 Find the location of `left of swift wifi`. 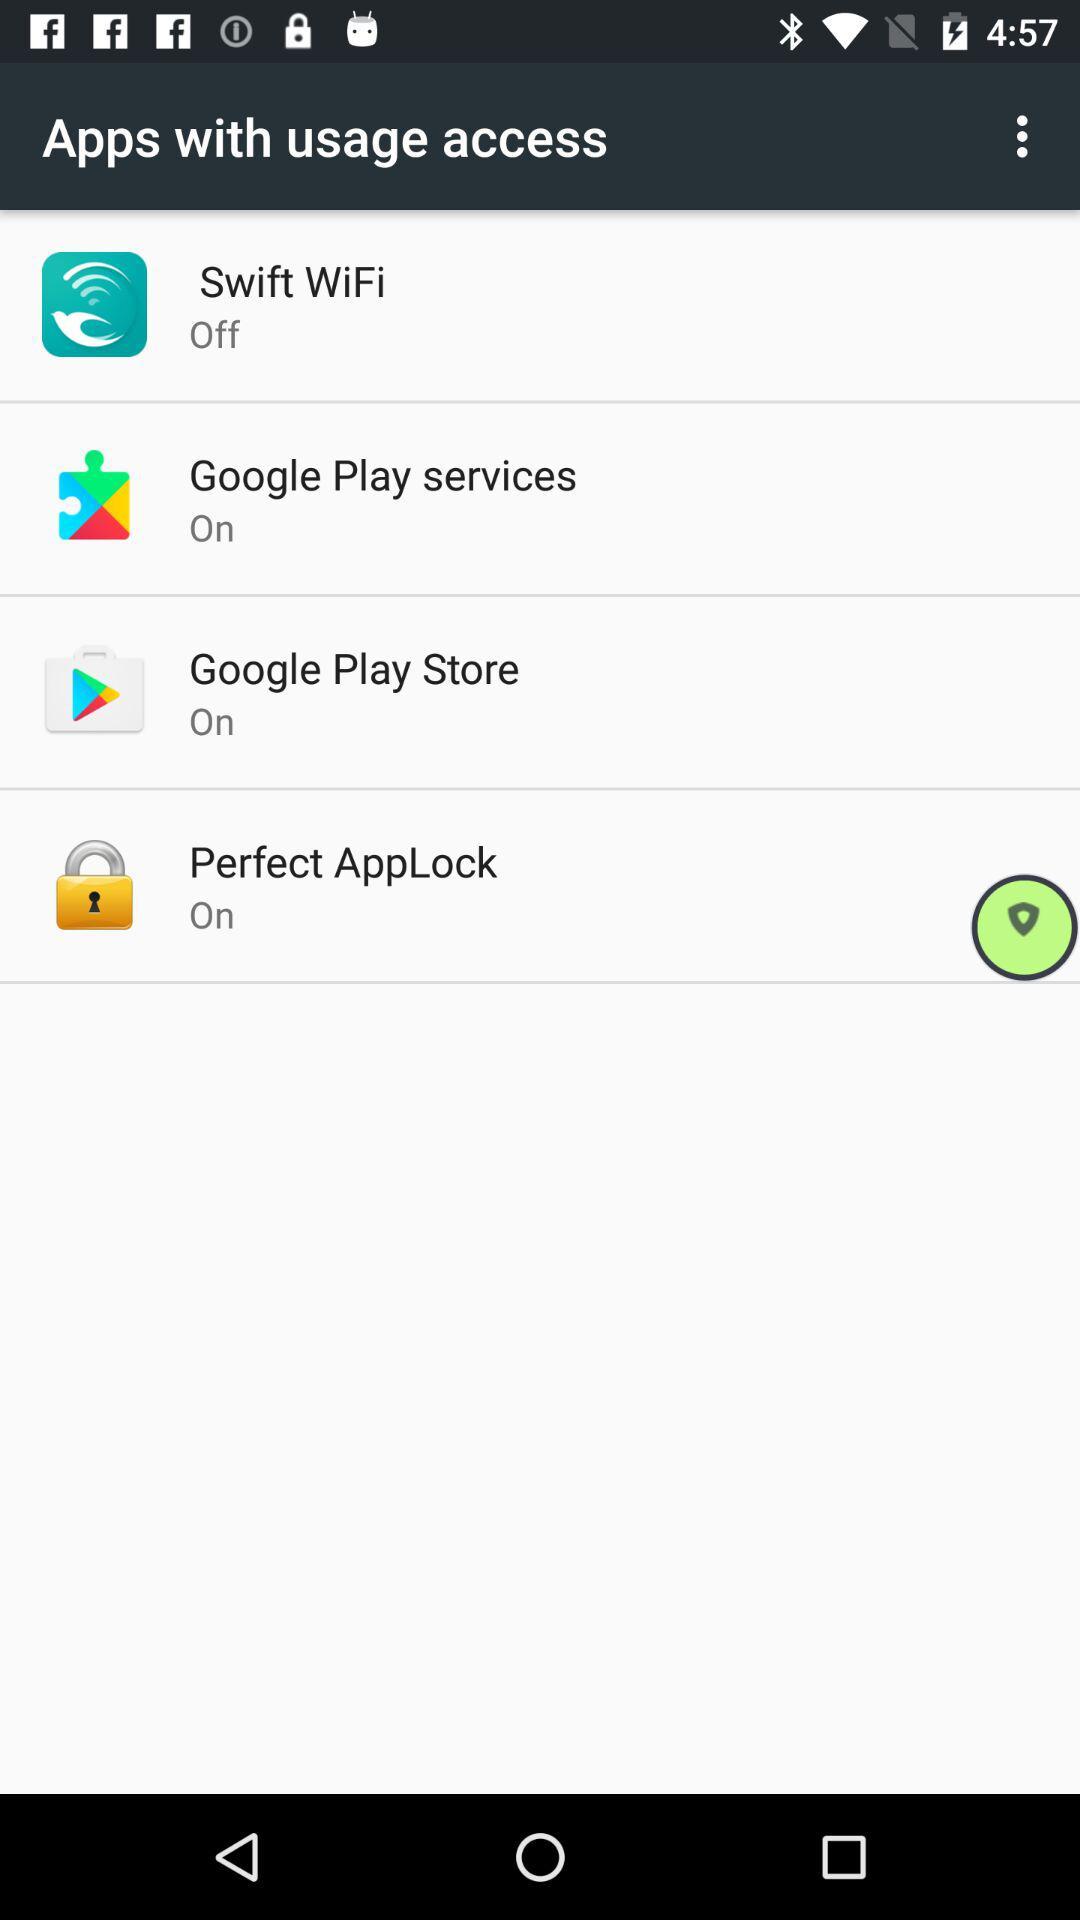

left of swift wifi is located at coordinates (94, 303).